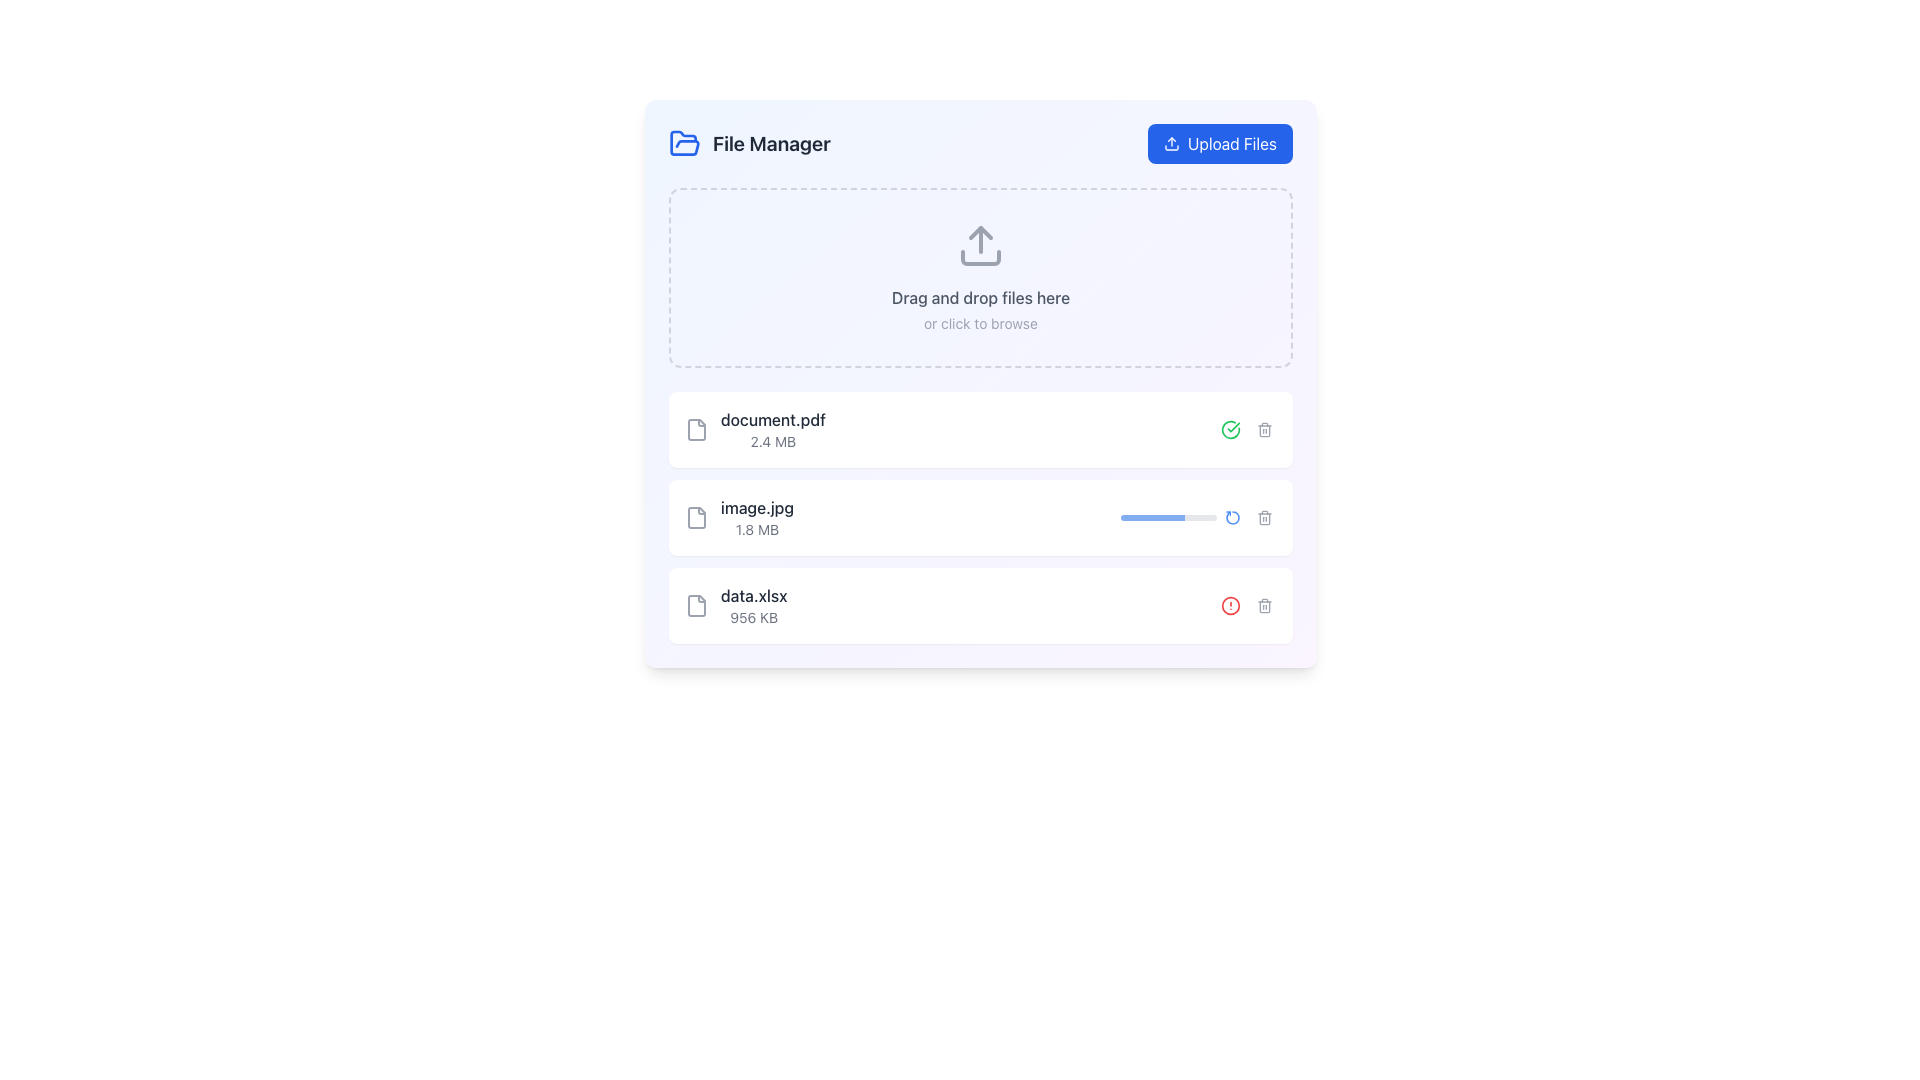 Image resolution: width=1920 pixels, height=1080 pixels. I want to click on and drop files onto the interactive file upload box located below the 'File Manager' title and above the file list containing 'document.pdf', 'image.jpg', and 'data.xlsx', so click(980, 277).